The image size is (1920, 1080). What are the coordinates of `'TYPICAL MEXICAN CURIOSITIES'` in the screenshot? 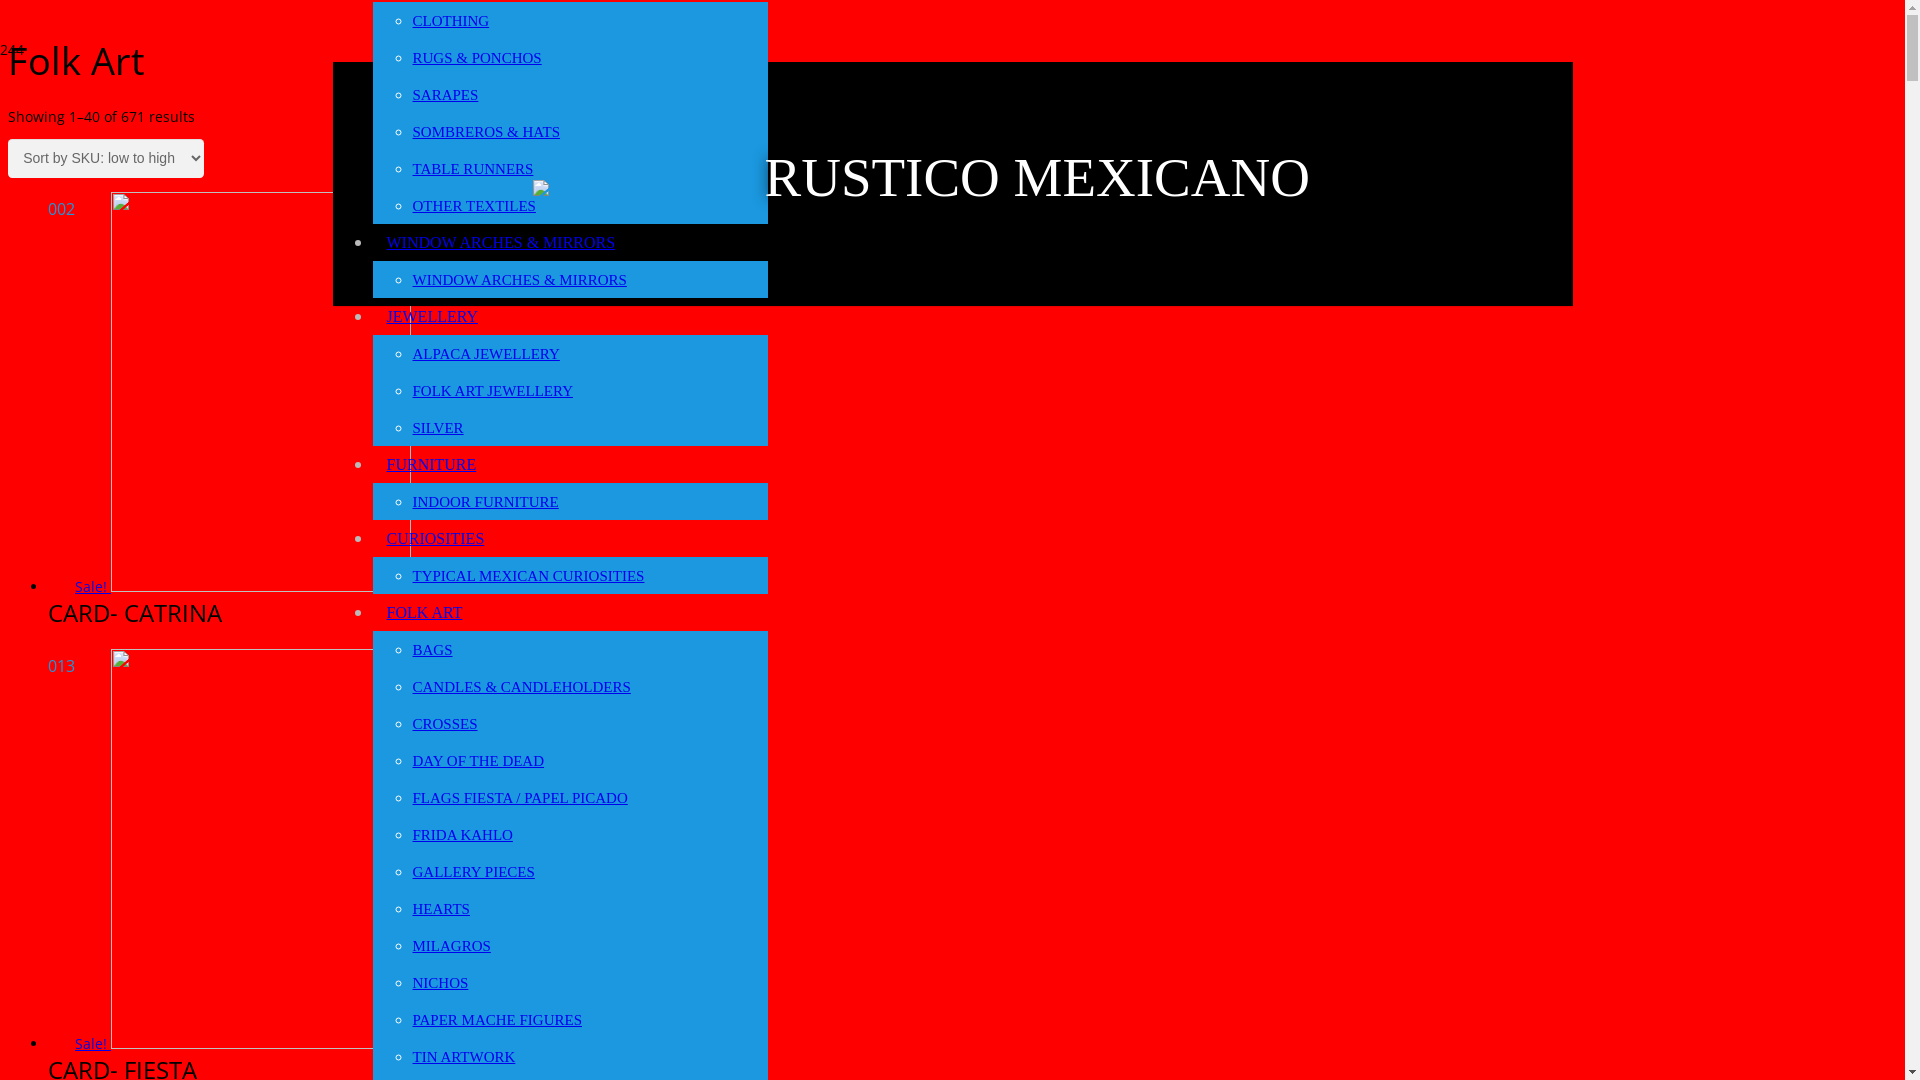 It's located at (528, 575).